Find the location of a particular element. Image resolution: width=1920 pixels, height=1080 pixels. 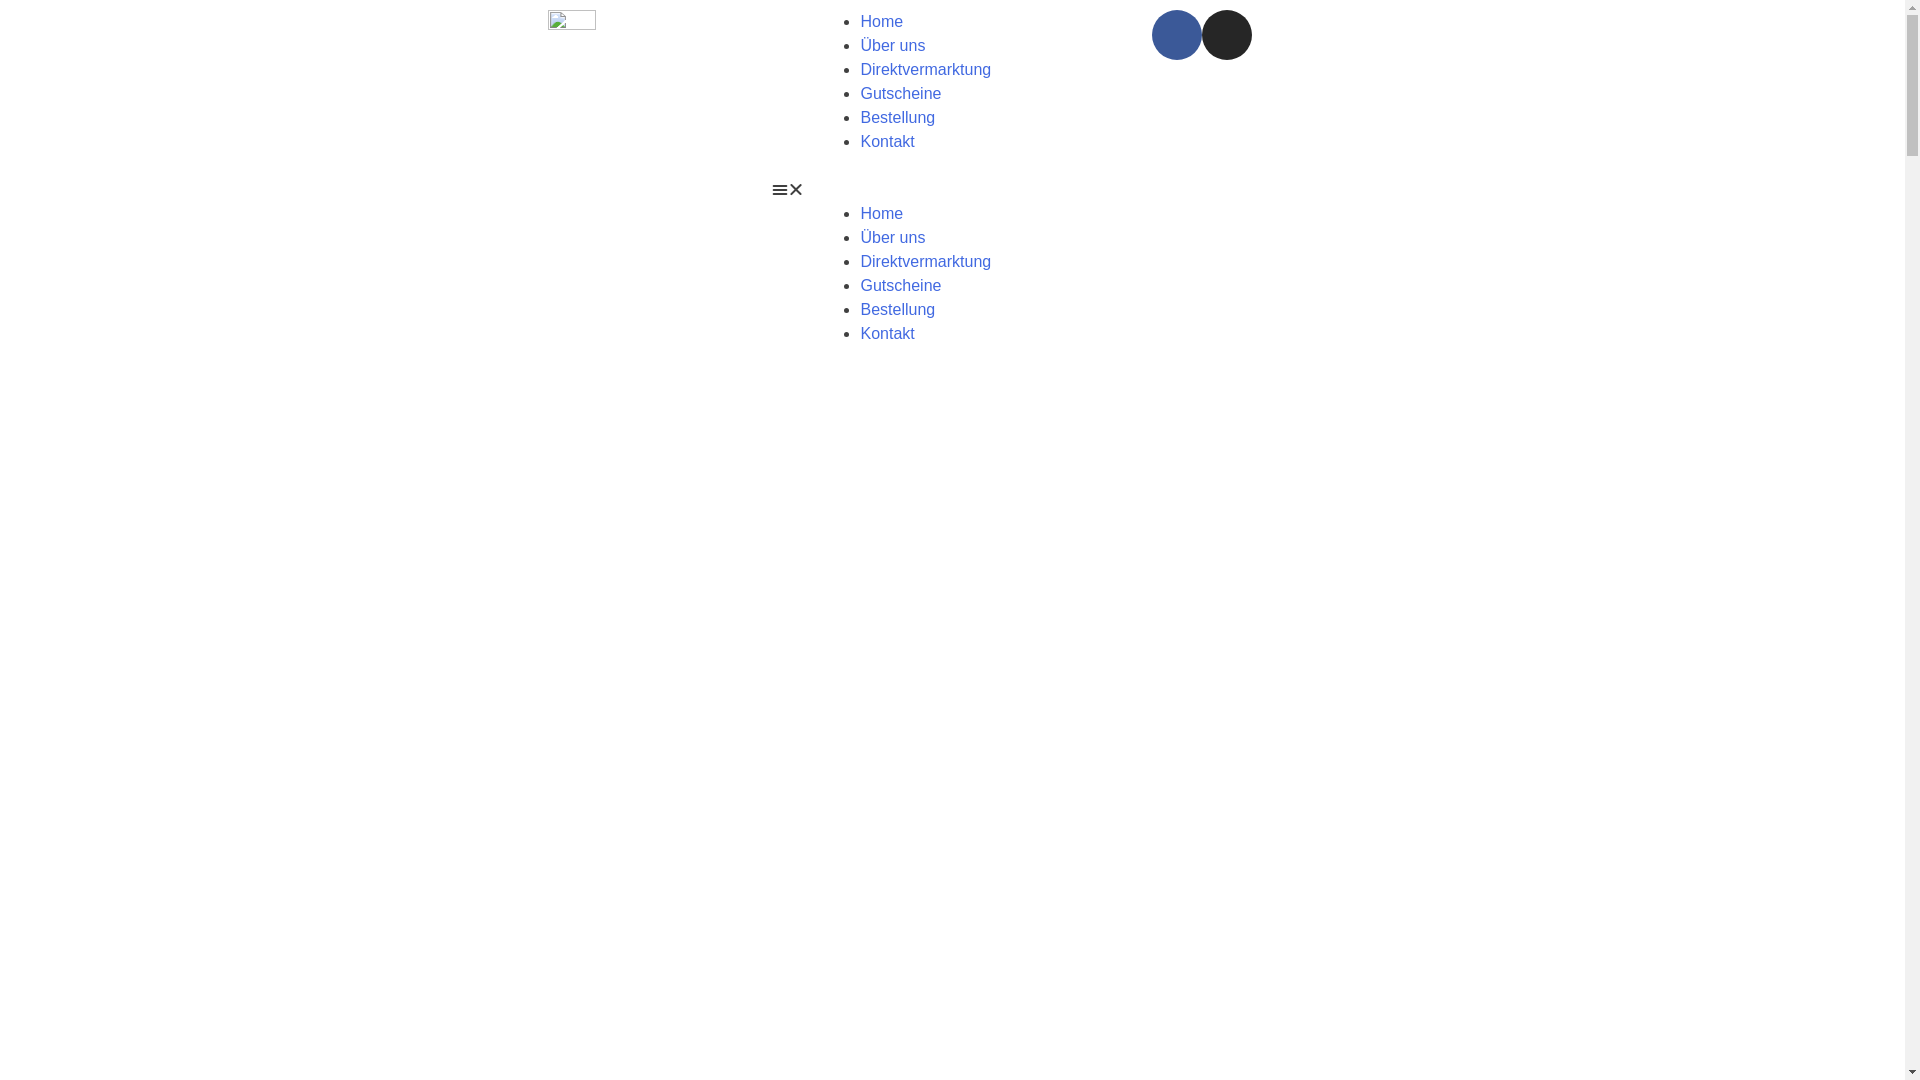

'Direktvermarktung' is located at coordinates (859, 260).